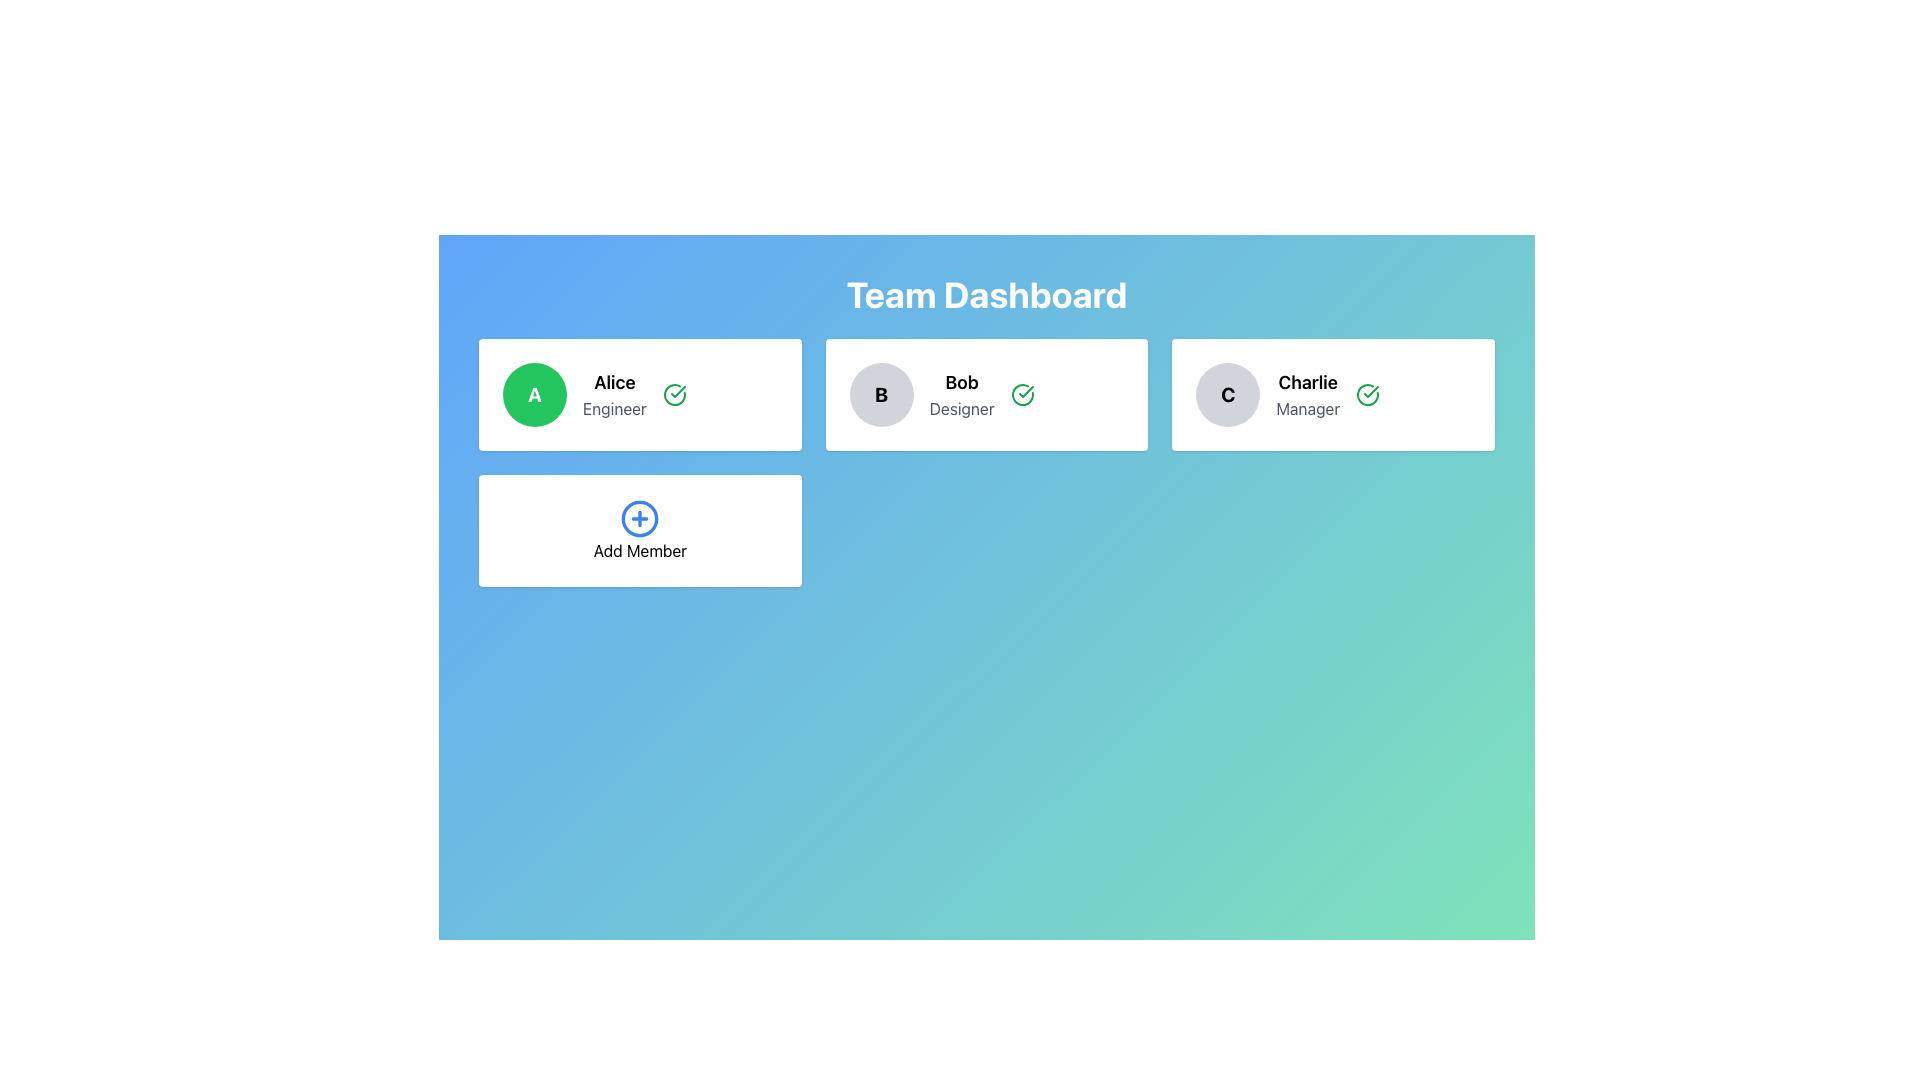  I want to click on assistive tools, so click(962, 382).